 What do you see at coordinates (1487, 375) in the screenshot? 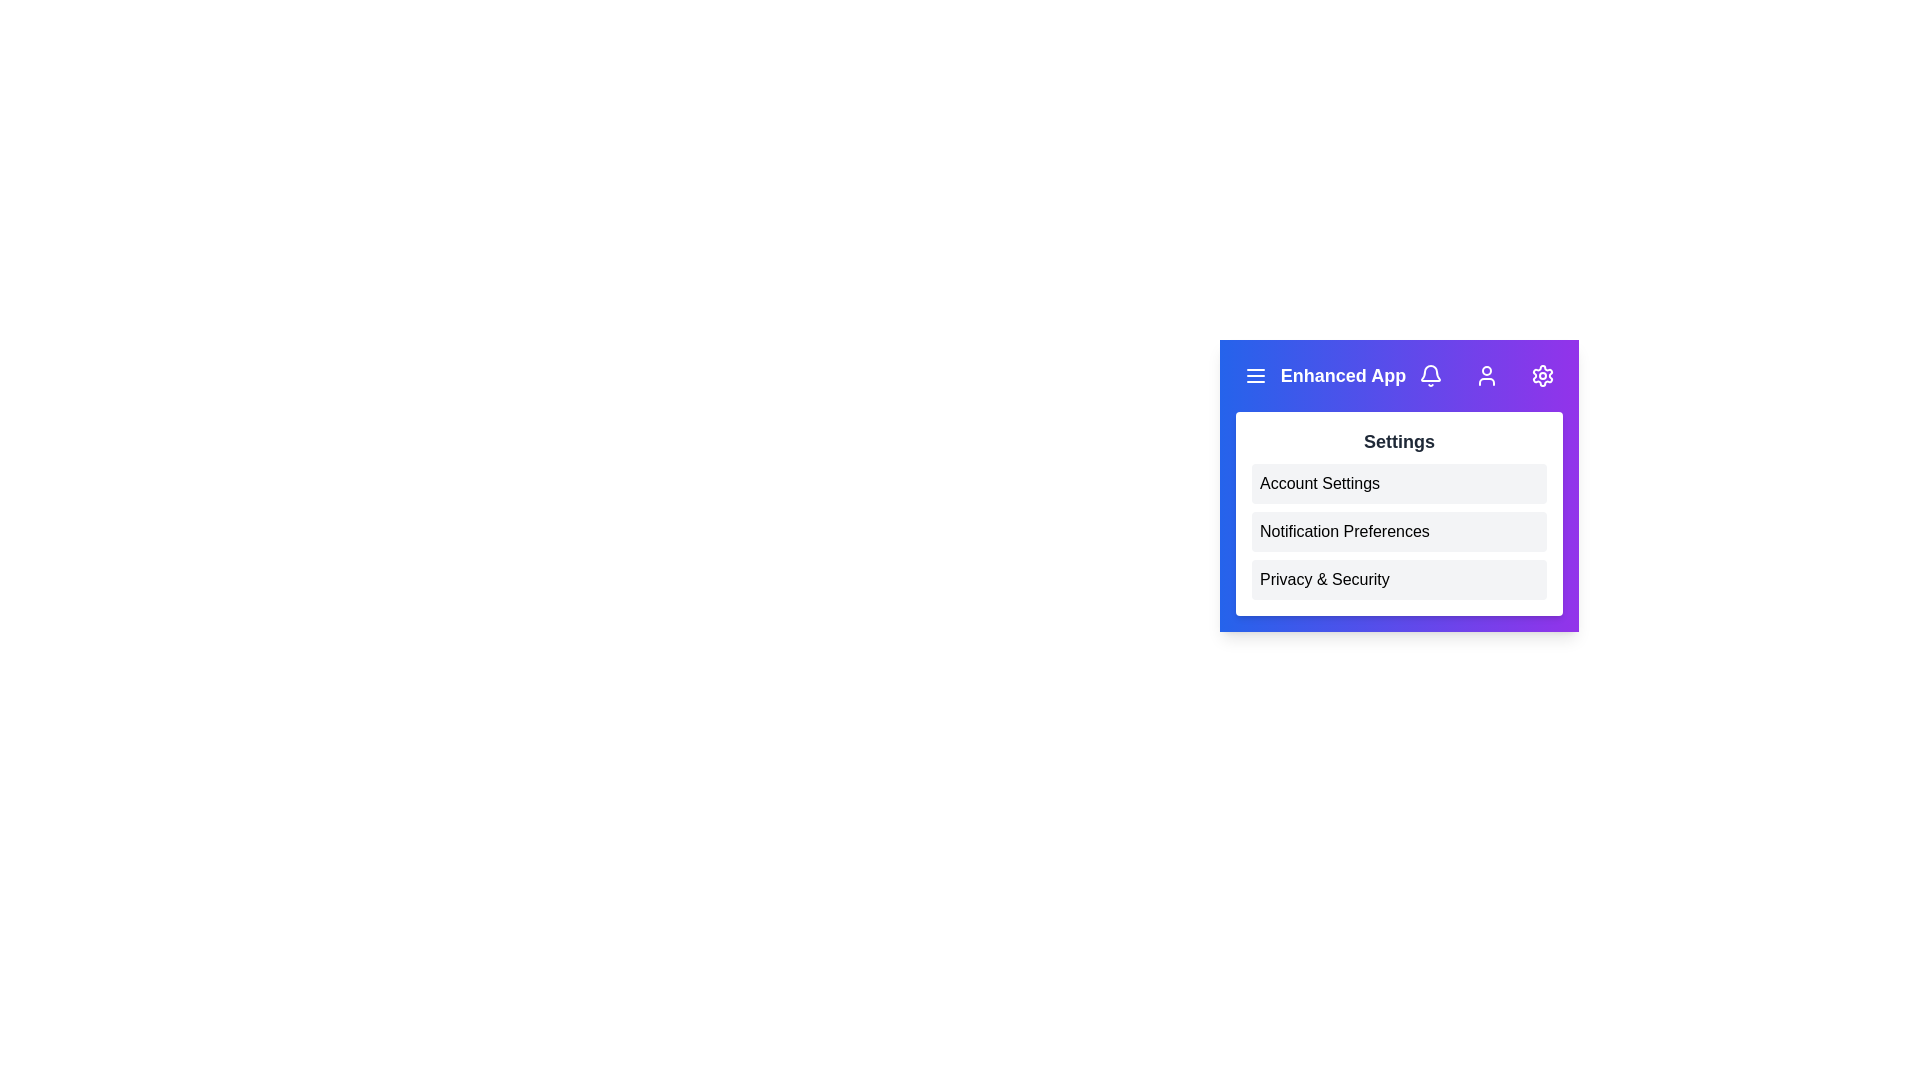
I see `the user profile button to open the user profile menu` at bounding box center [1487, 375].